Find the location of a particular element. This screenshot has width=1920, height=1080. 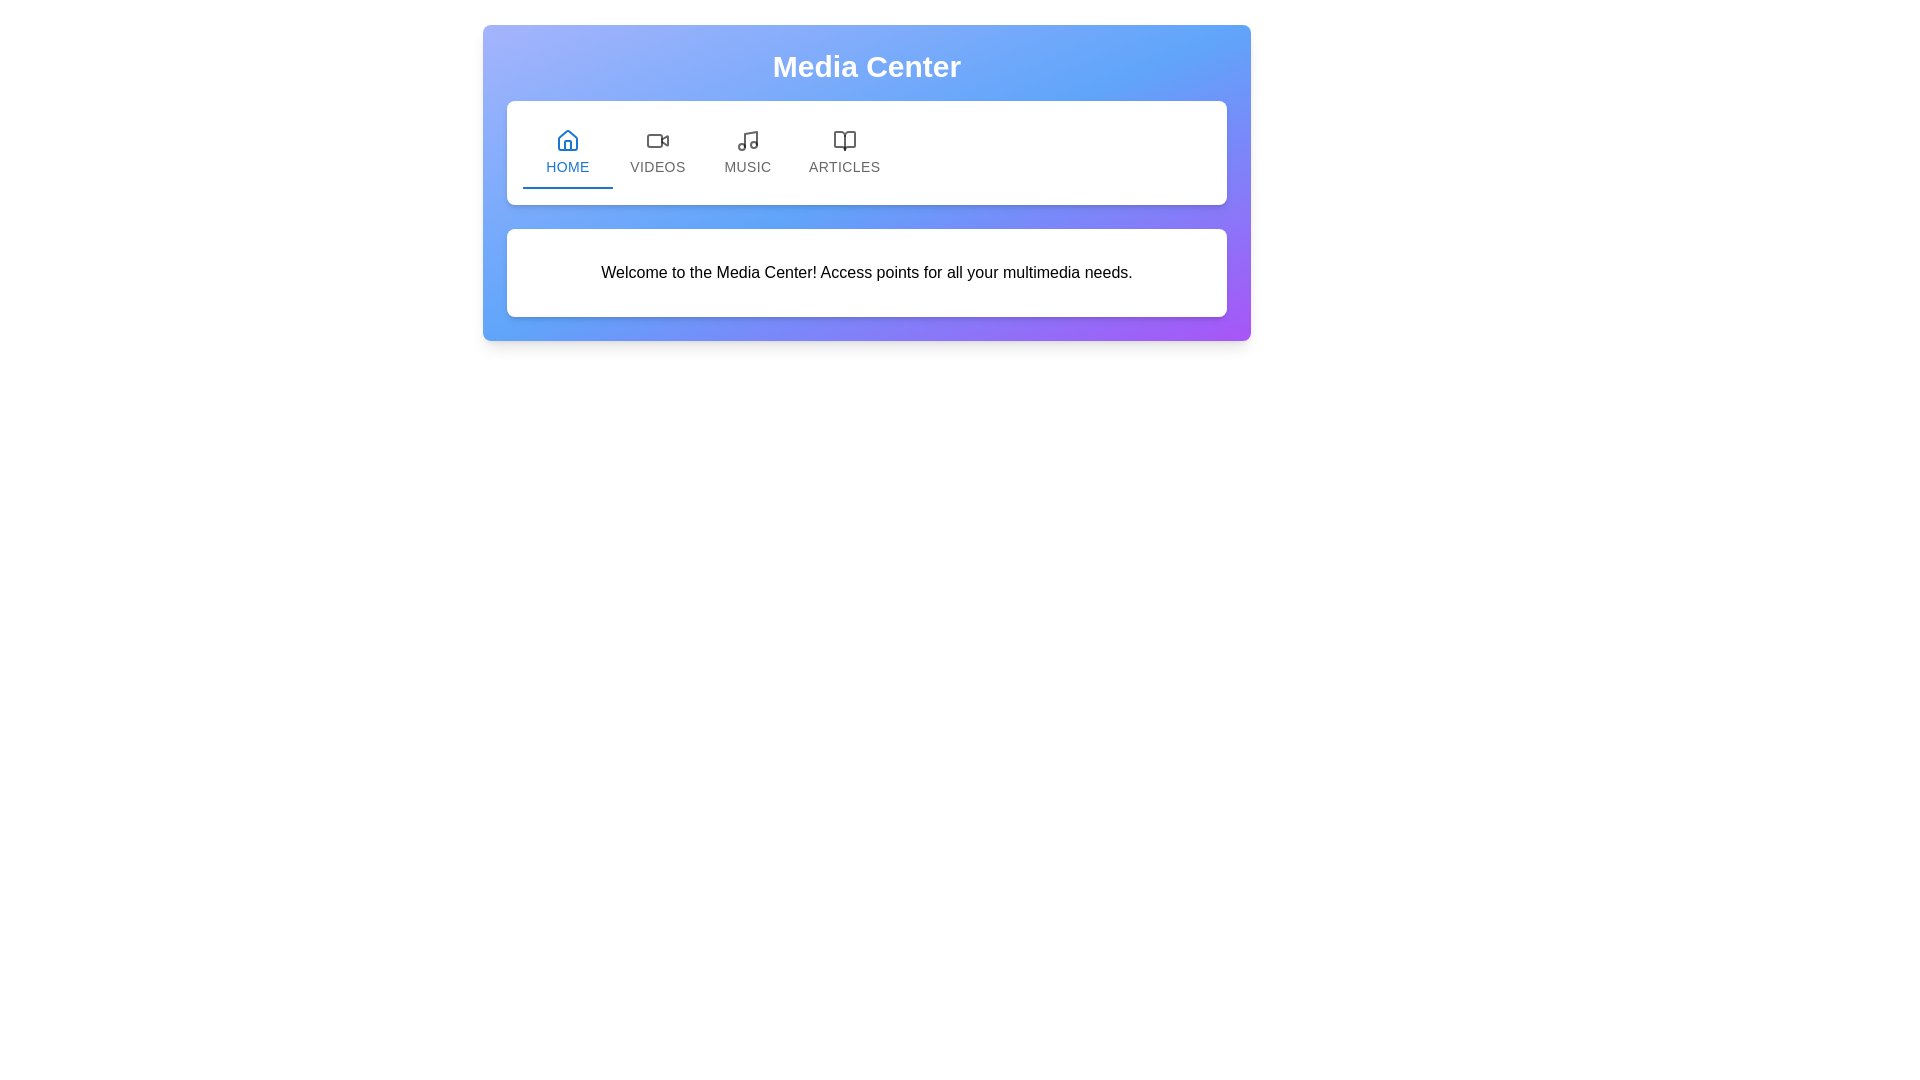

the 'ARTICLES' navigation tab icon located in the fourth position from the left in the navigation bar is located at coordinates (844, 140).